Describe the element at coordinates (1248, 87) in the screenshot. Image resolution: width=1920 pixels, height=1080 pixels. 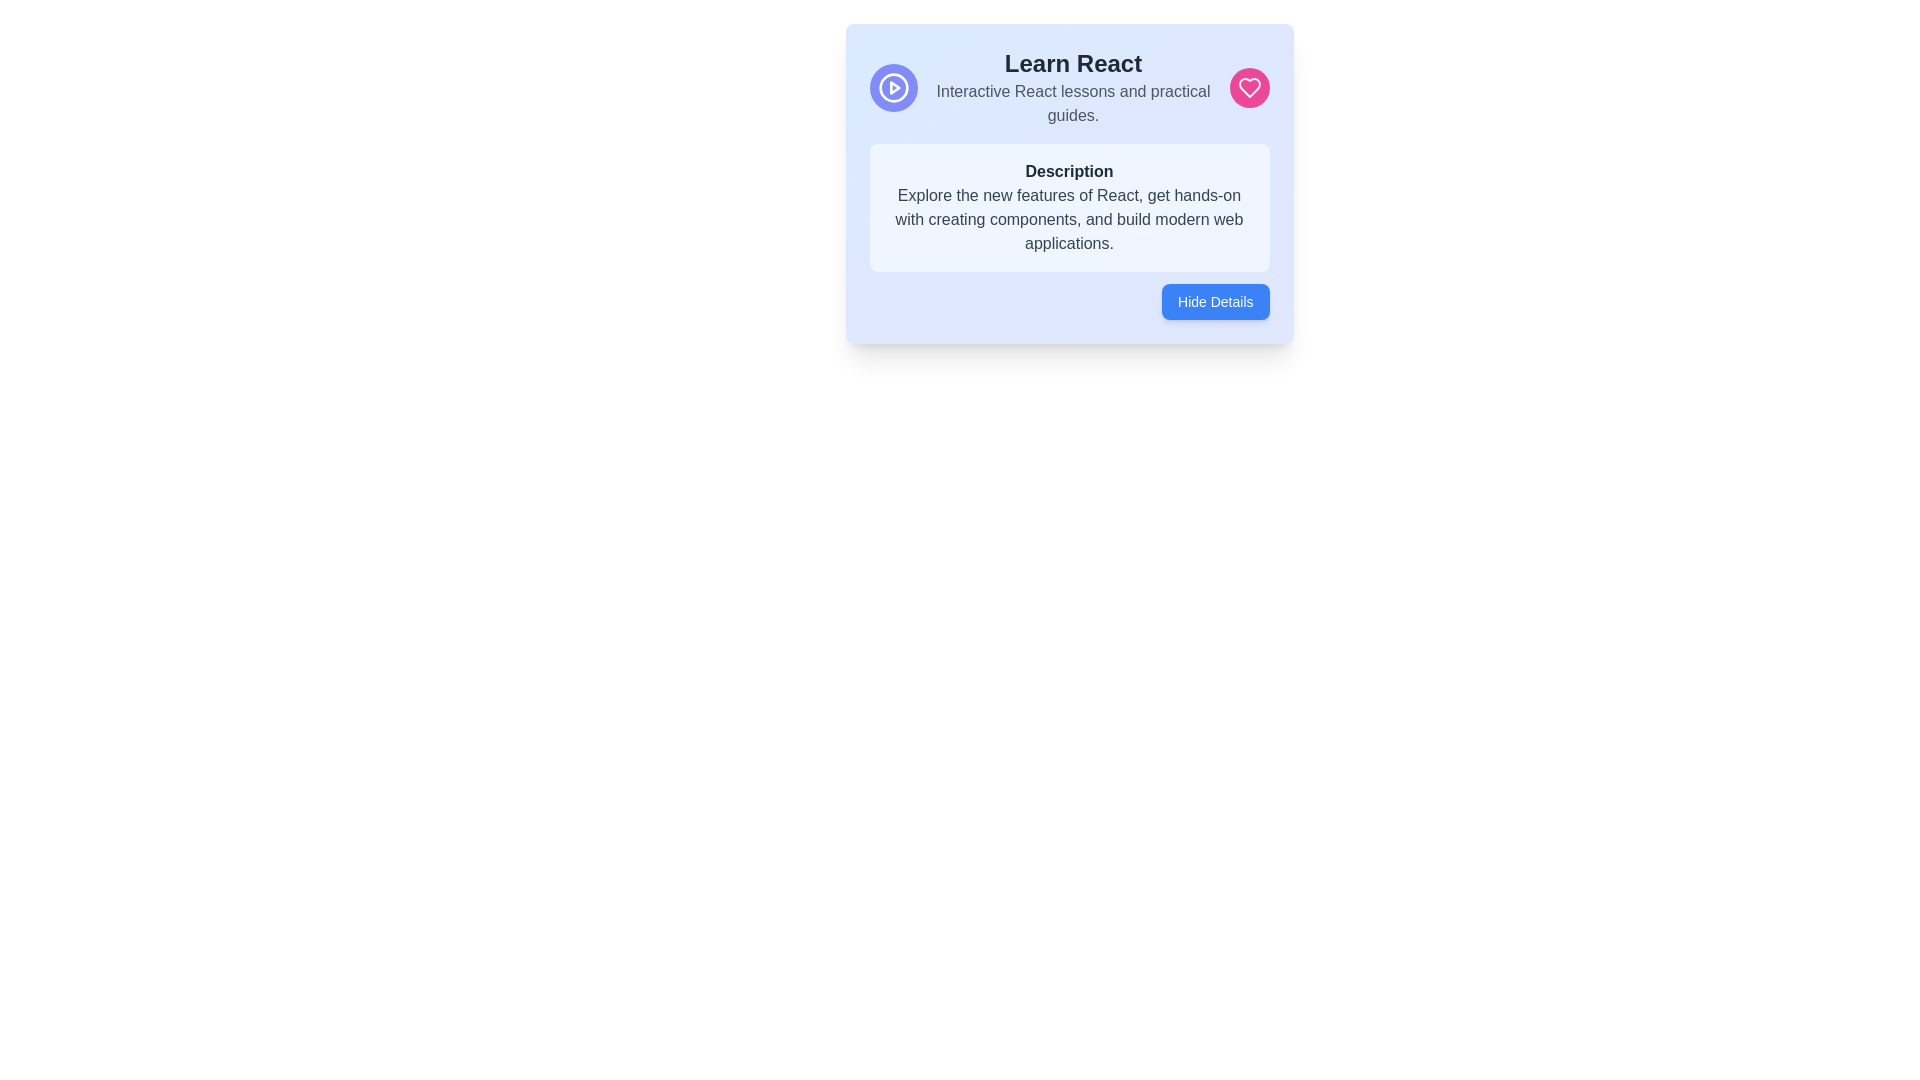
I see `the heart icon within the pink circular button to observe any interactive feedback` at that location.